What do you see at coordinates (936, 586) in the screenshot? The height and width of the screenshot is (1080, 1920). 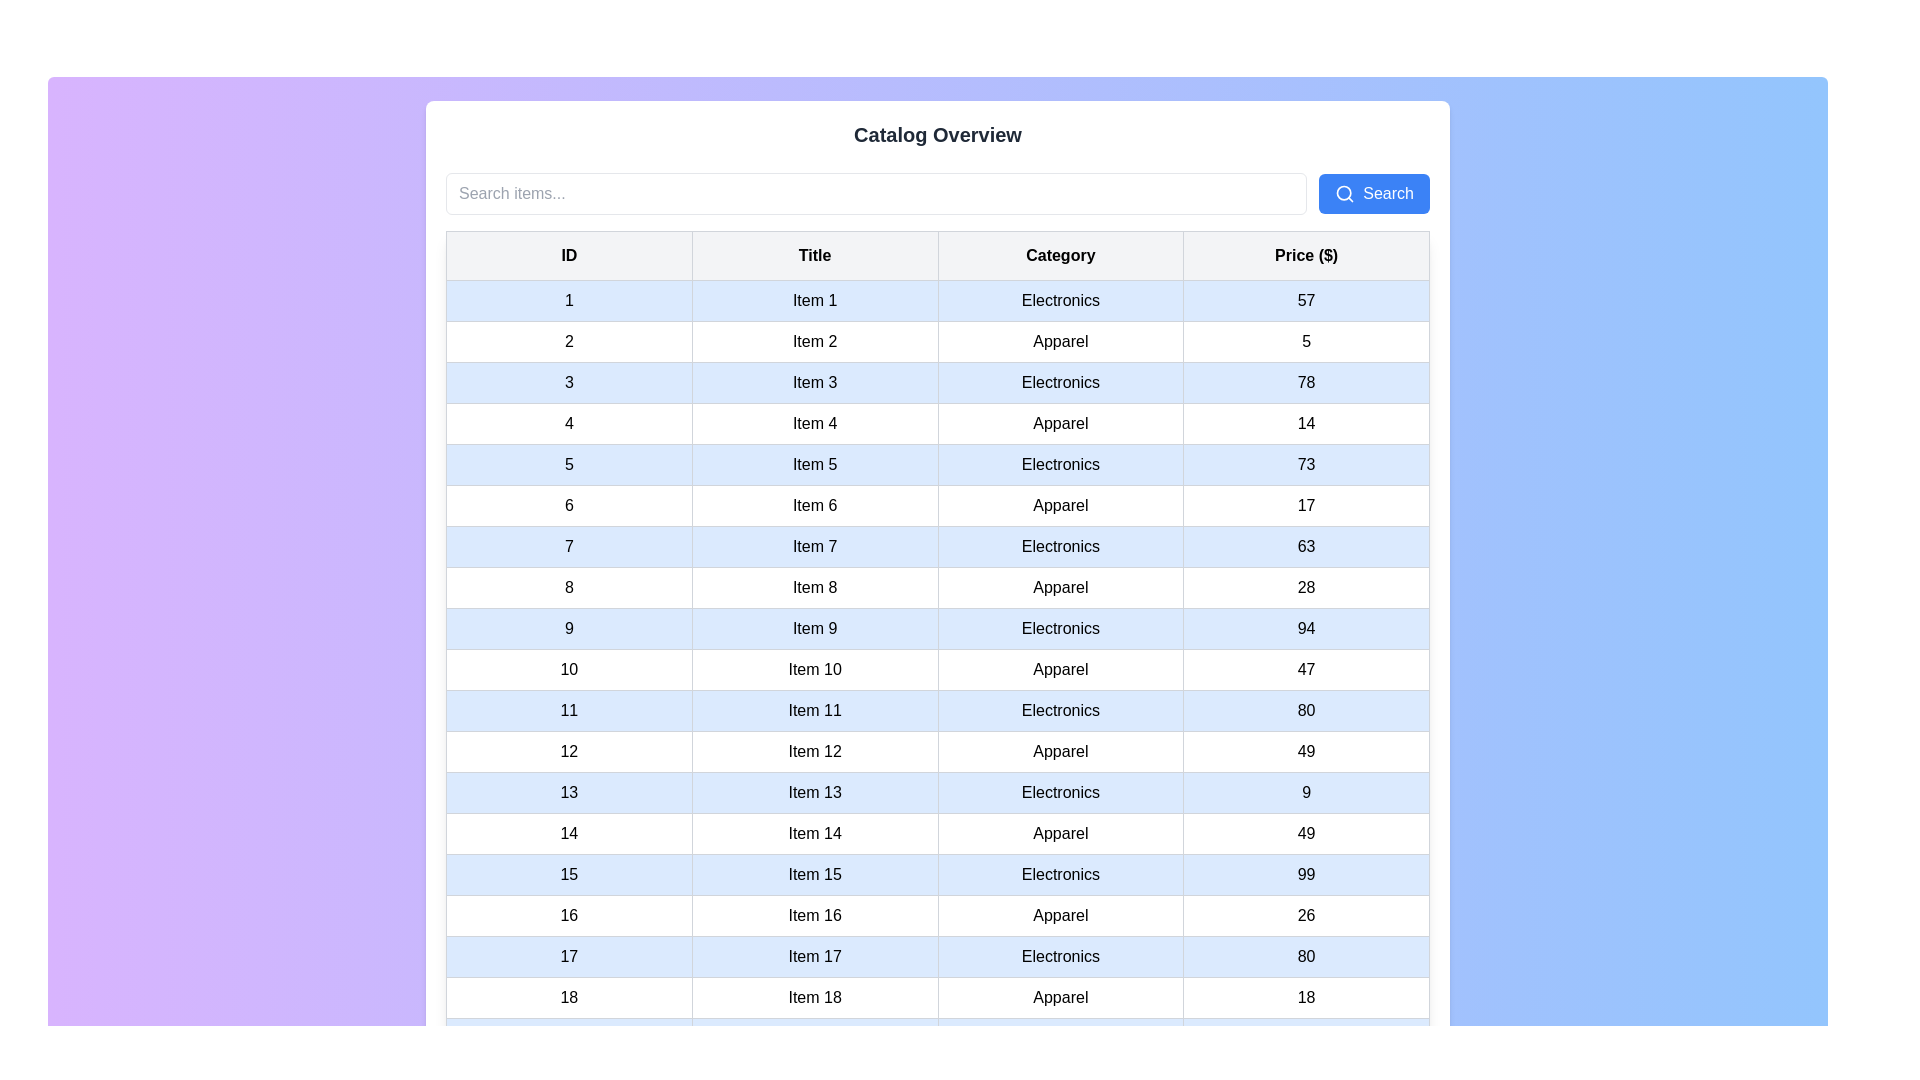 I see `the non-interactive data row in the eighth row of the table that presents details about 'Item 8', which includes columns for 'ID', 'Title', 'Category', and 'Price ($)'` at bounding box center [936, 586].